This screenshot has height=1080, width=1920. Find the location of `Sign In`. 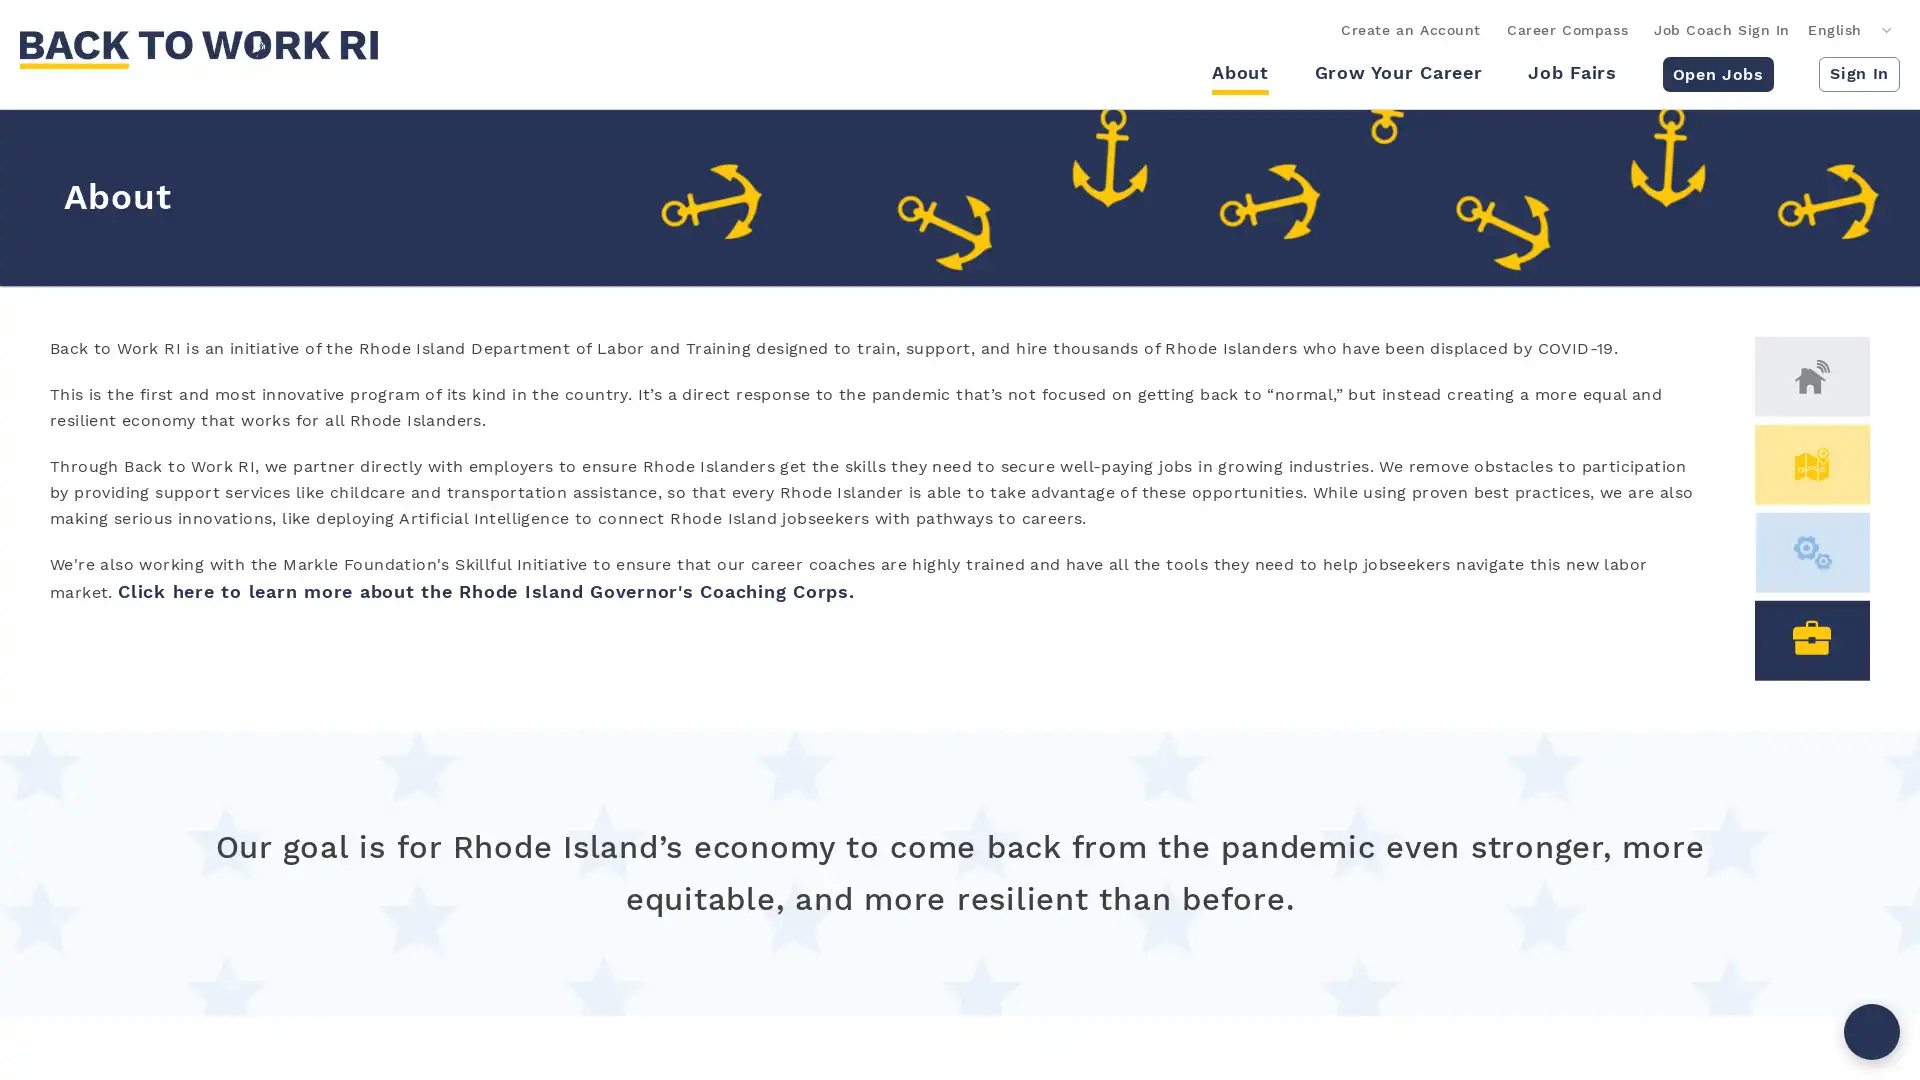

Sign In is located at coordinates (1858, 72).